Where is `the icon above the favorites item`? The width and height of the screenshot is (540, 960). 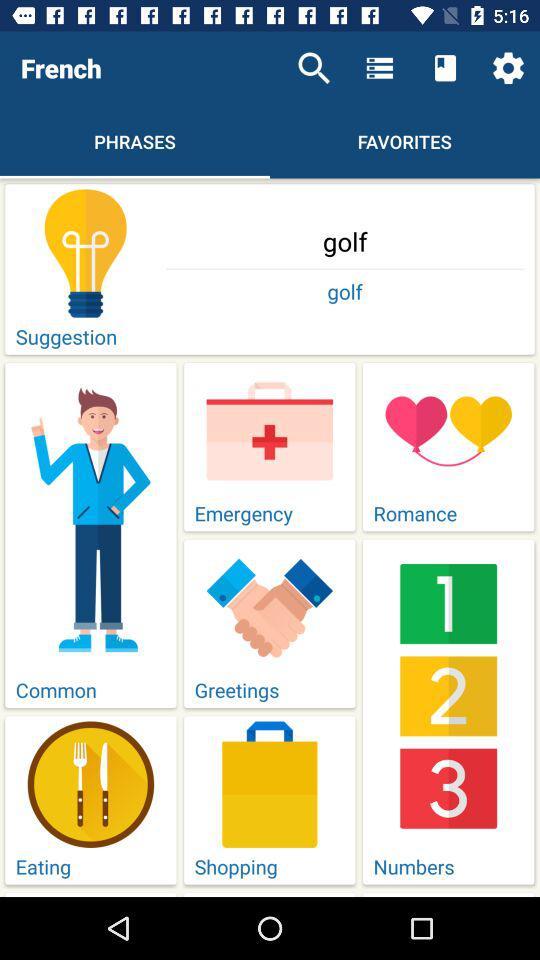 the icon above the favorites item is located at coordinates (445, 68).